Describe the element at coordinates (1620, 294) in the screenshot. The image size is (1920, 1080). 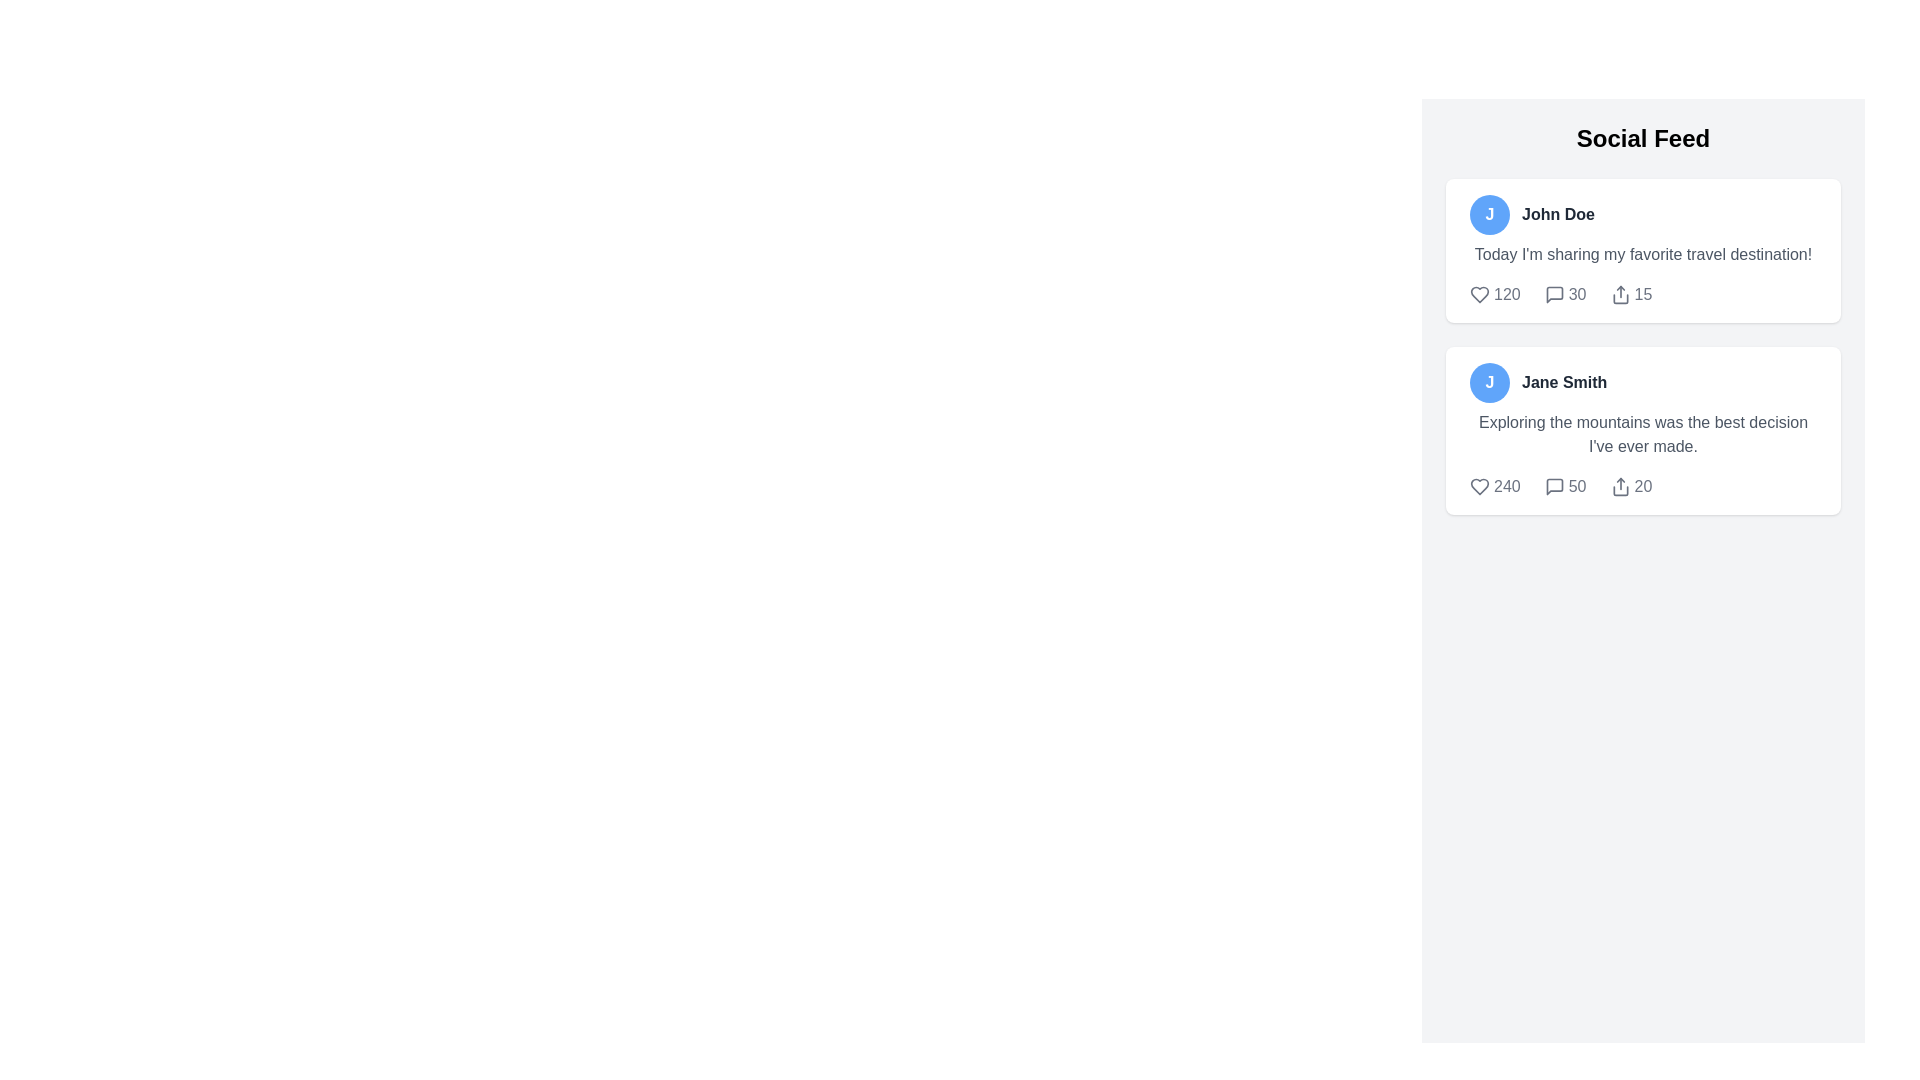
I see `keyboard navigation` at that location.